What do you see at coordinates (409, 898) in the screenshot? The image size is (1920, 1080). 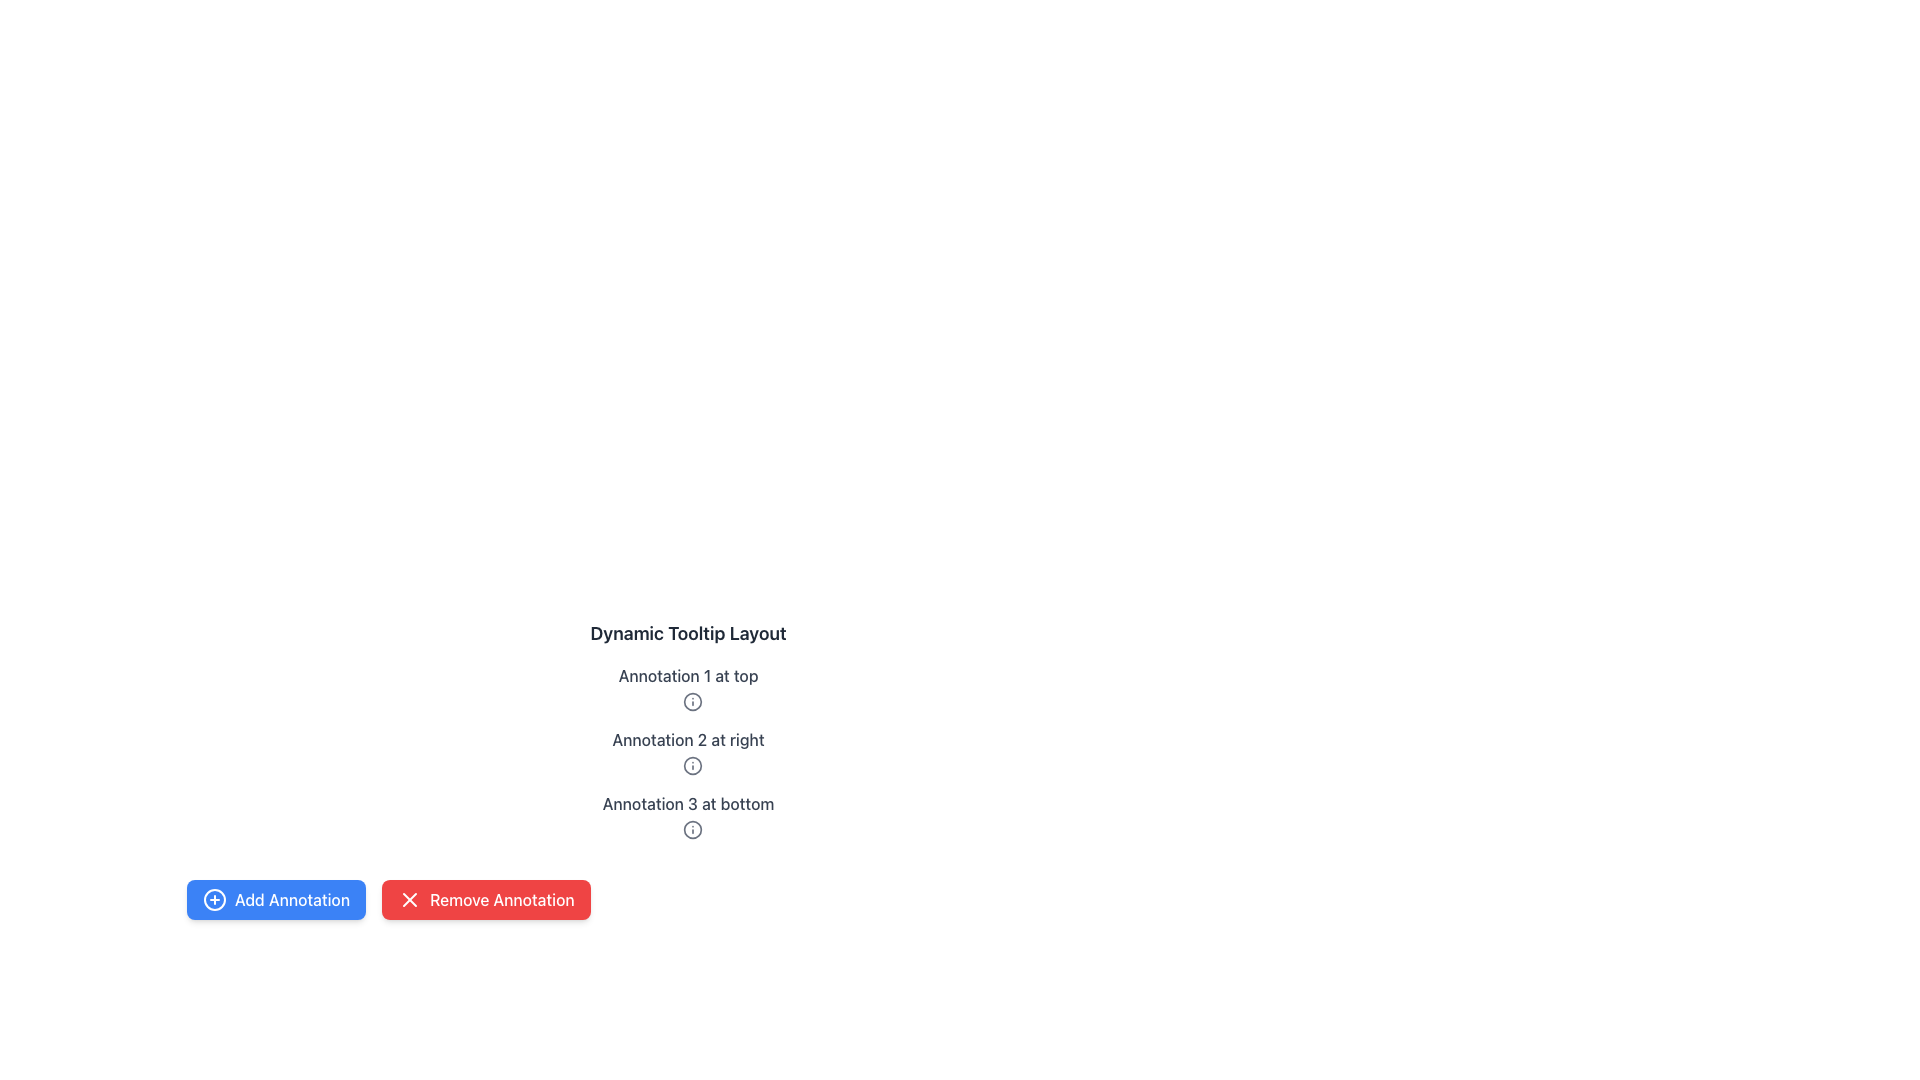 I see `the 'close' icon located within the 'Remove Annotation' button` at bounding box center [409, 898].